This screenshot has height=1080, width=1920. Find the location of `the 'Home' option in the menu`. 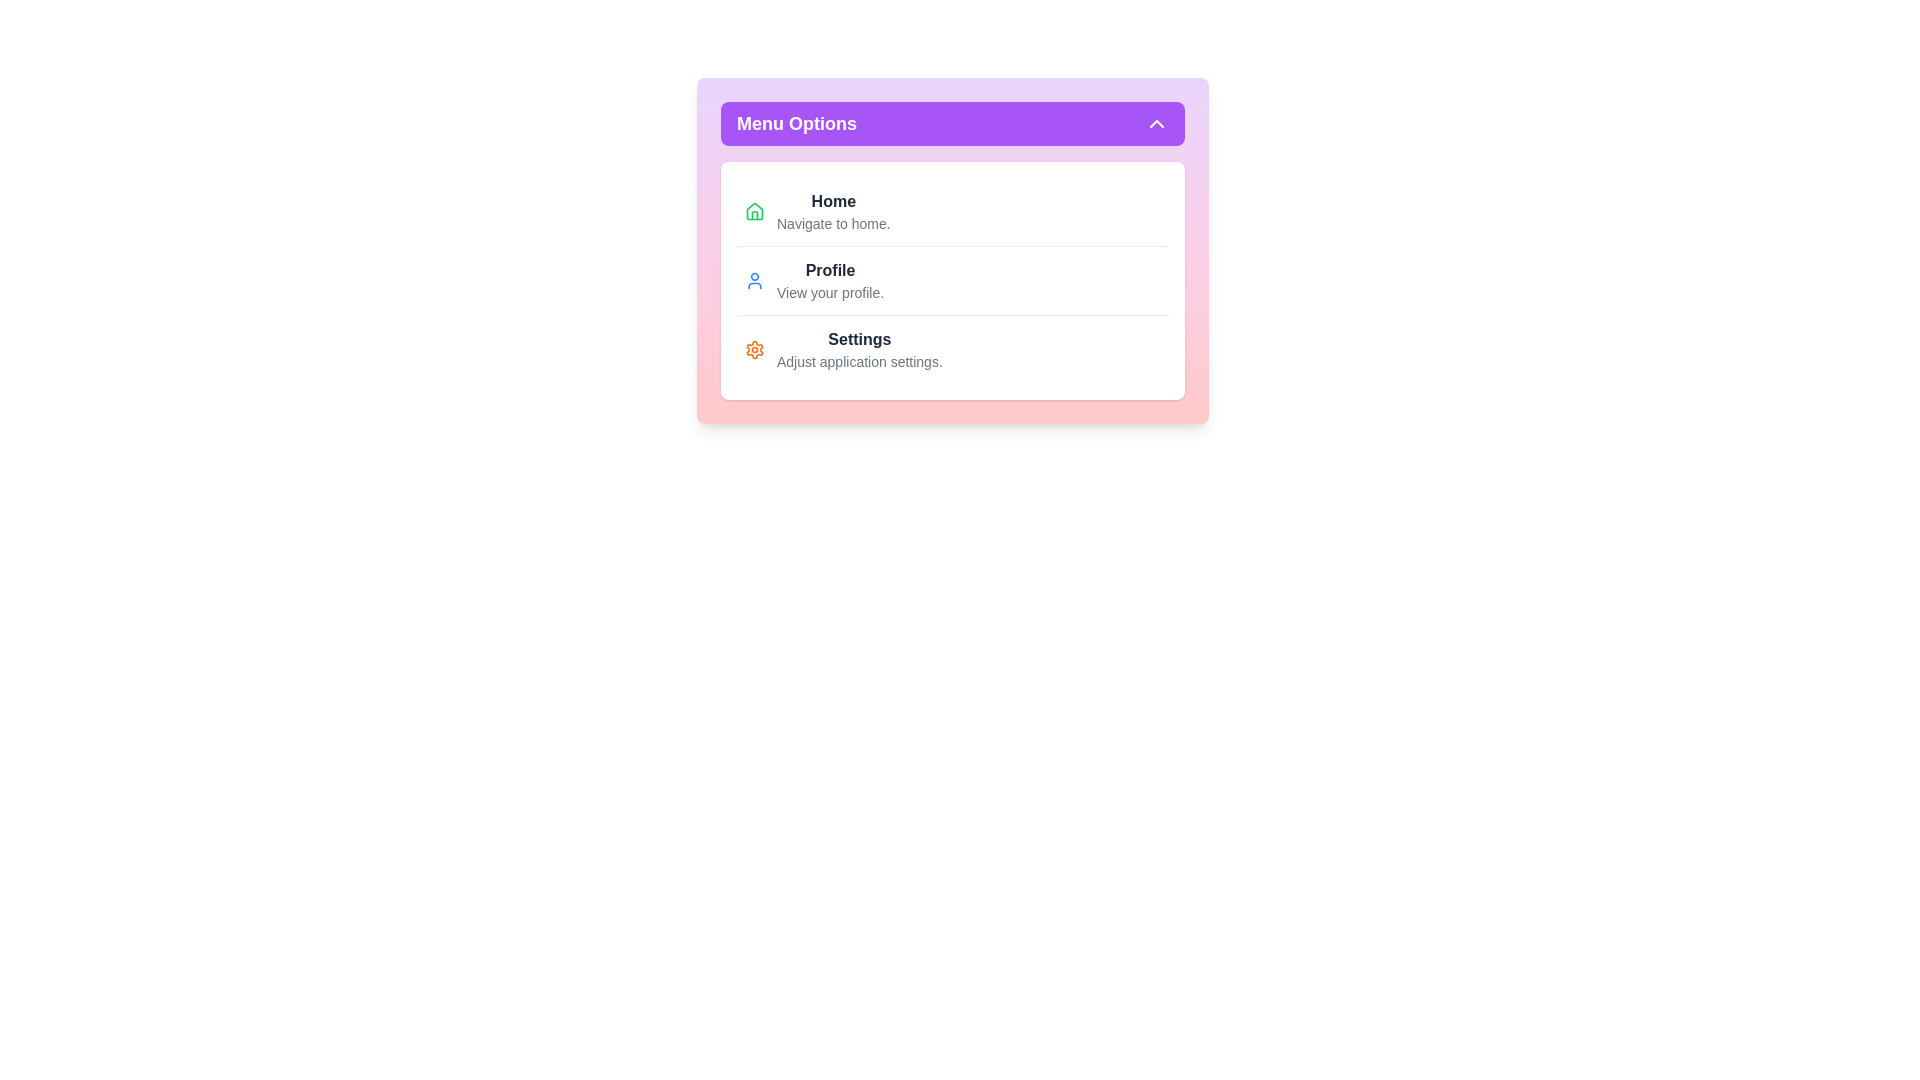

the 'Home' option in the menu is located at coordinates (833, 201).